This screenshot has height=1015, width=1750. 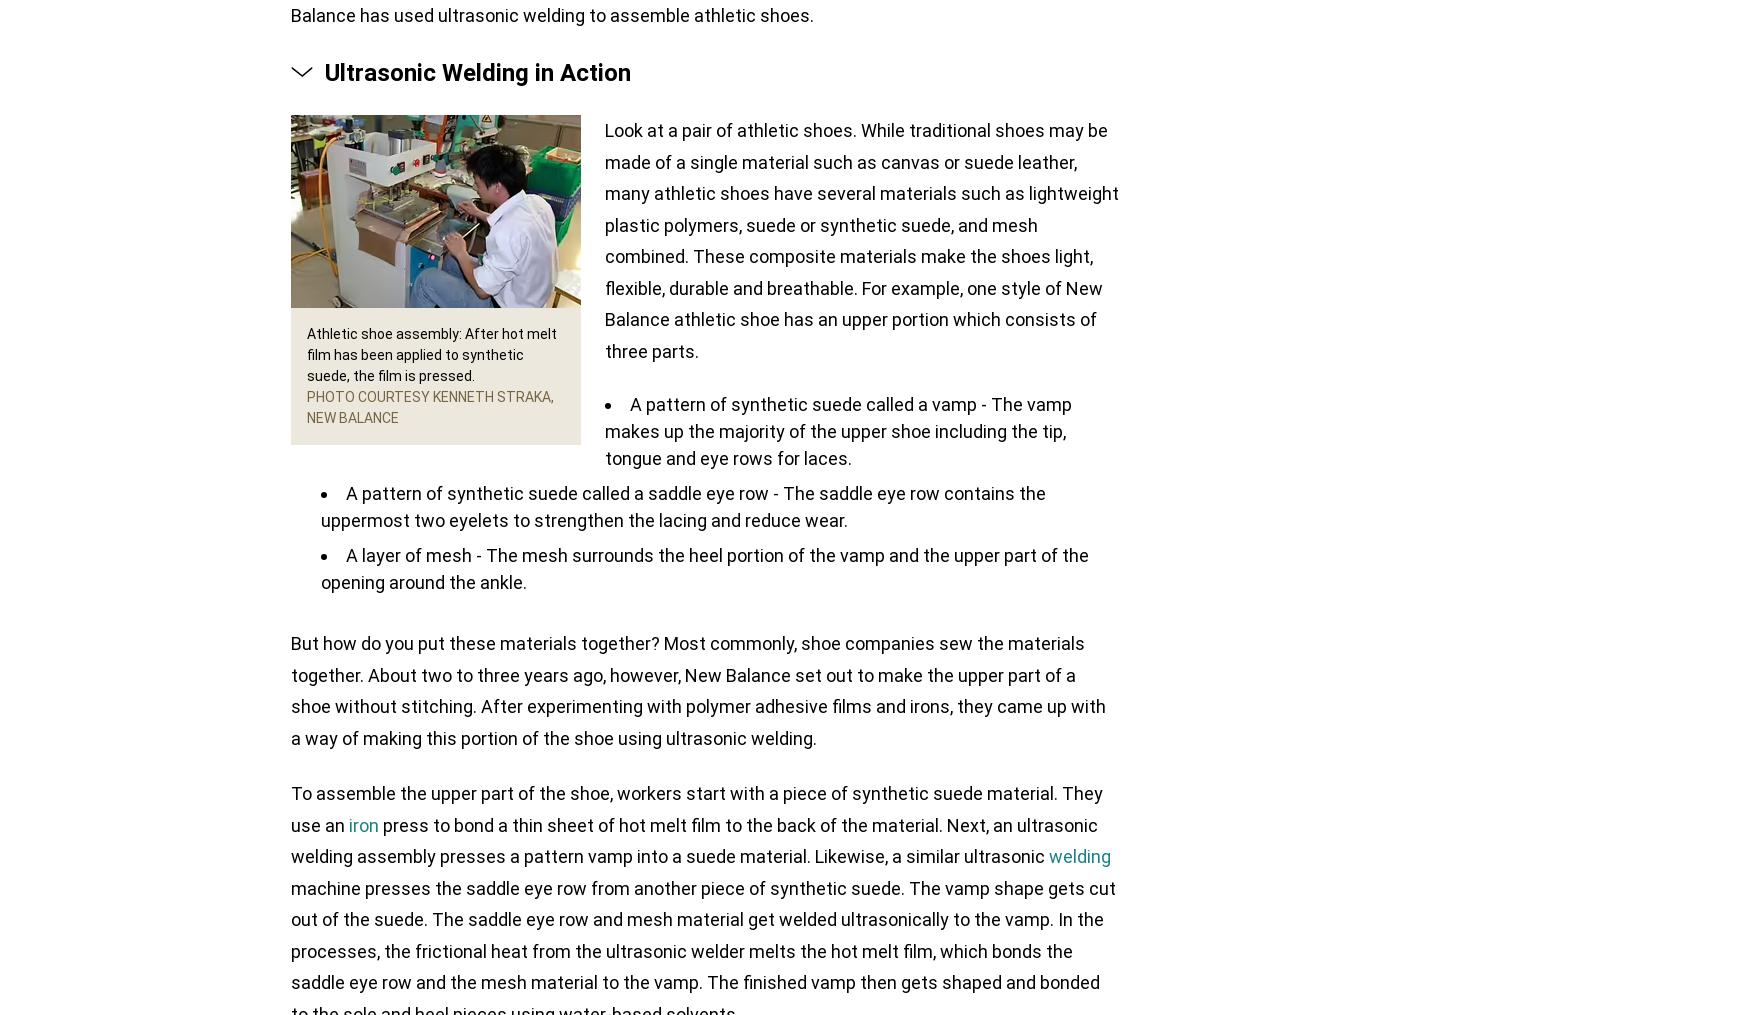 What do you see at coordinates (697, 808) in the screenshot?
I see `'To assemble the upper part of the shoe, workers start with a piece of synthetic suede material. They use an'` at bounding box center [697, 808].